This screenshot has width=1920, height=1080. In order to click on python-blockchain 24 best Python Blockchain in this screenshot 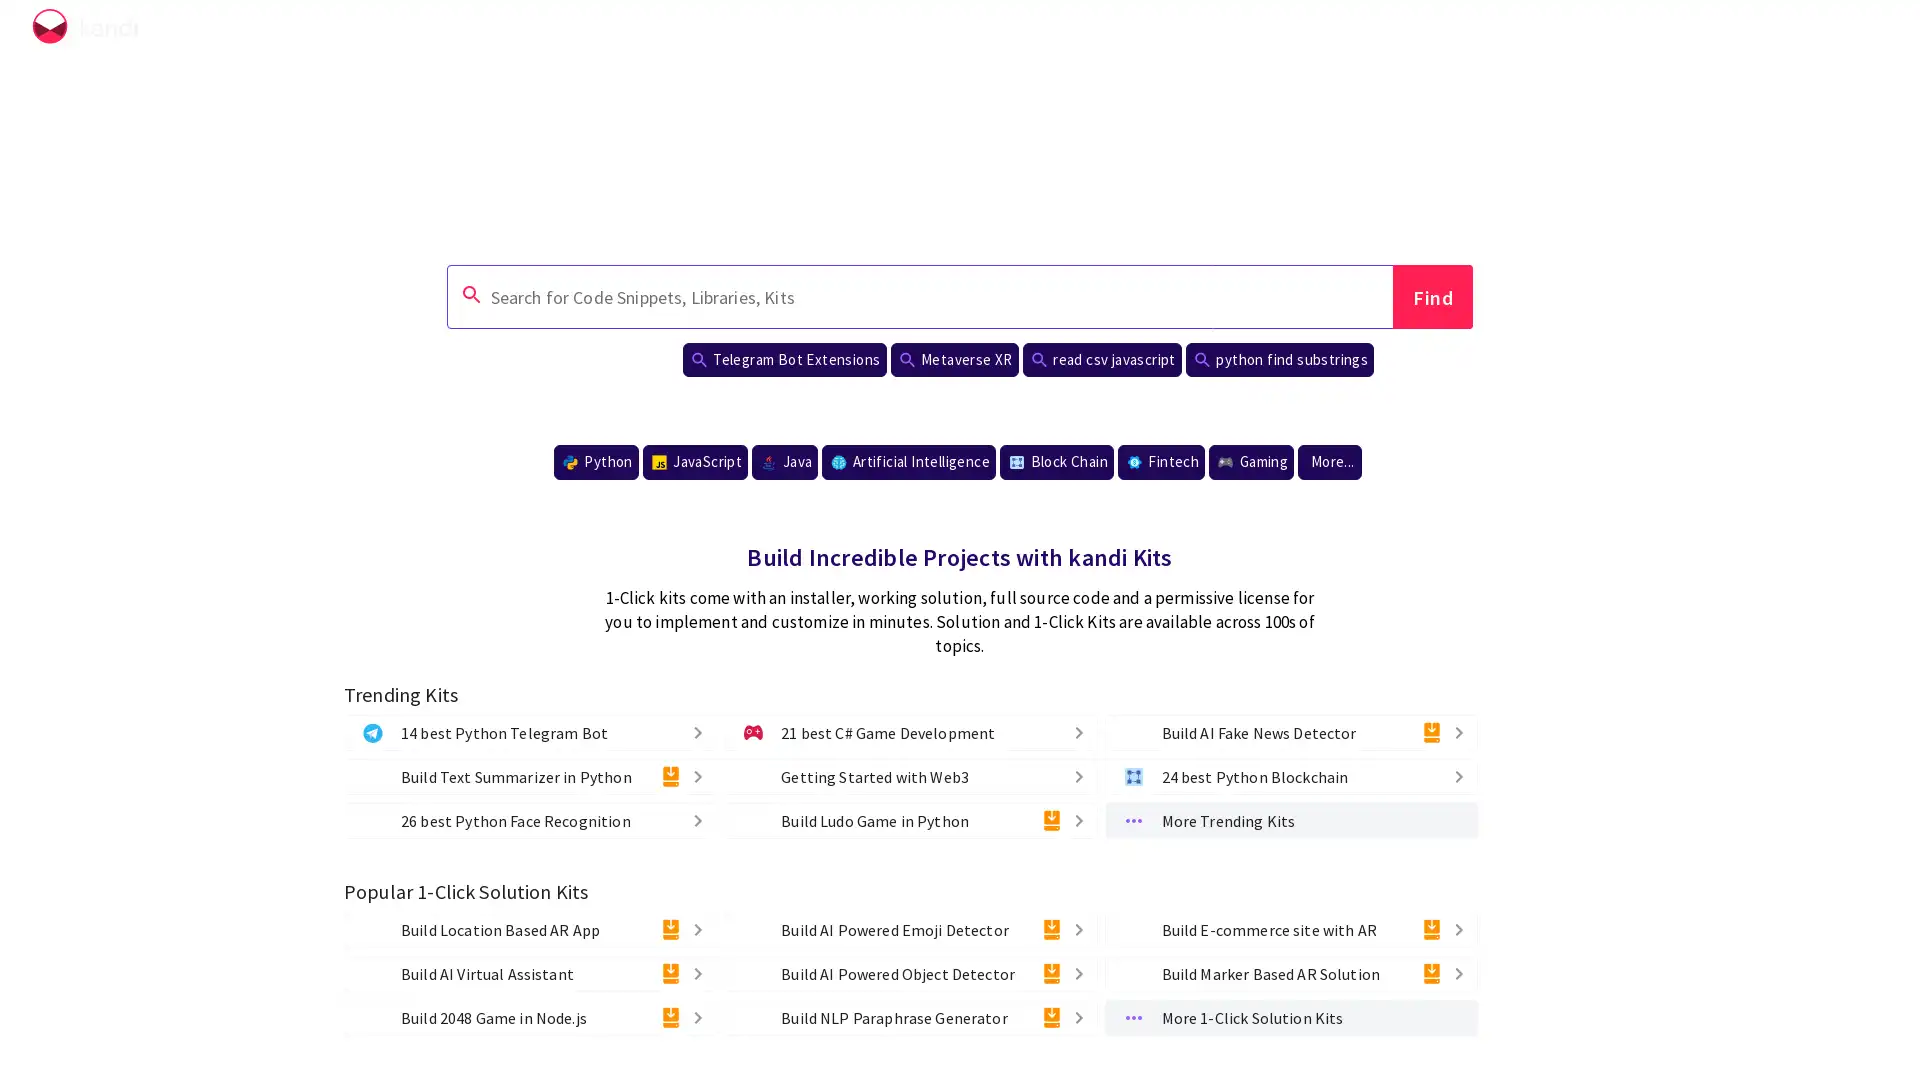, I will do `click(1290, 774)`.